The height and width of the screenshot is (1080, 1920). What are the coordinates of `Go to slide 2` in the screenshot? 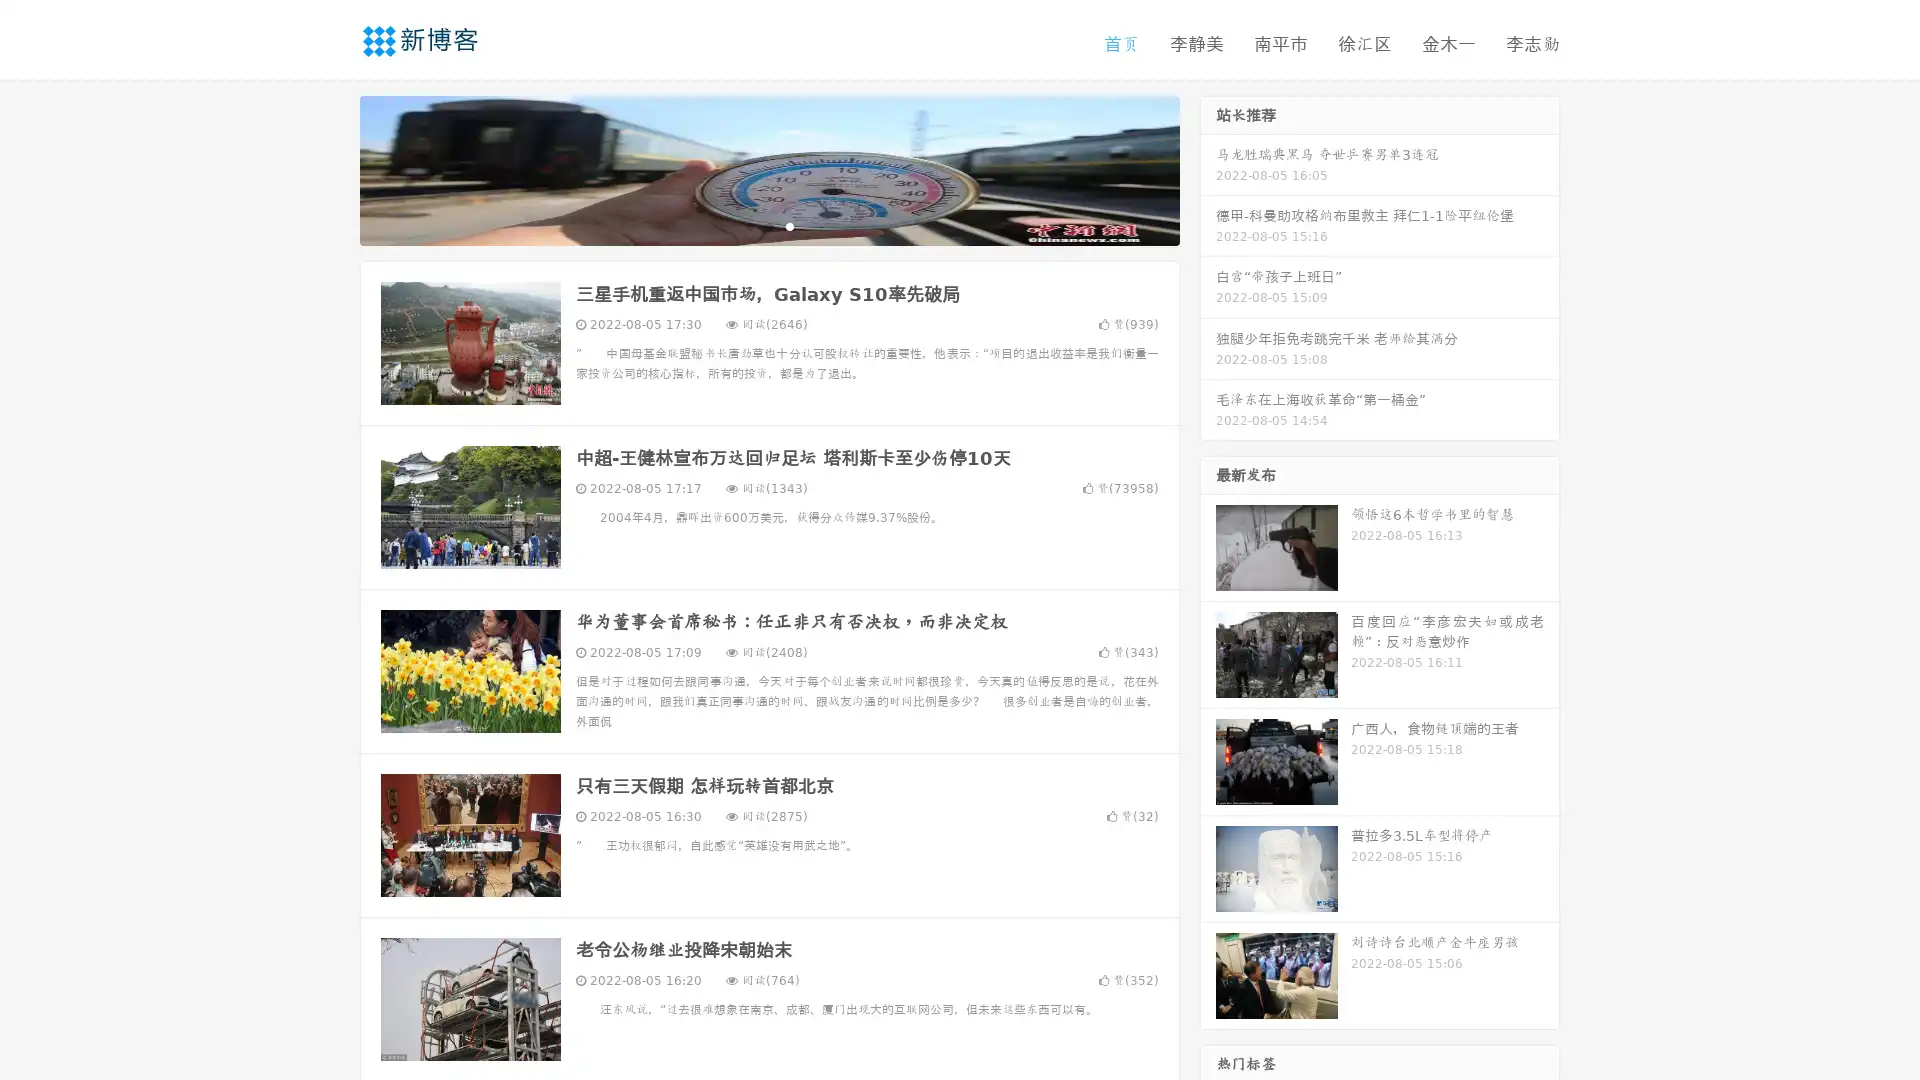 It's located at (768, 225).